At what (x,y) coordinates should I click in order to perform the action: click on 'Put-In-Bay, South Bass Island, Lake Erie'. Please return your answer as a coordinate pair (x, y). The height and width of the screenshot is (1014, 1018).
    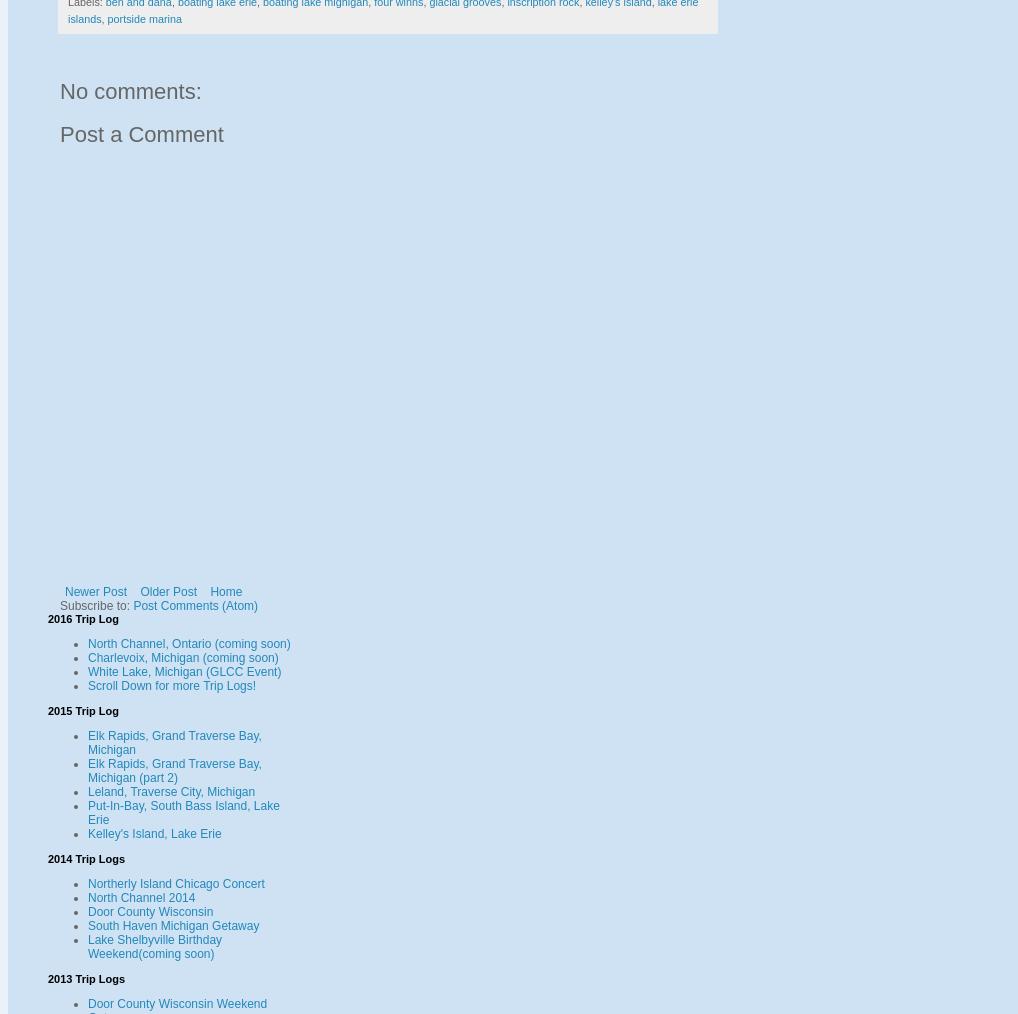
    Looking at the image, I should click on (183, 812).